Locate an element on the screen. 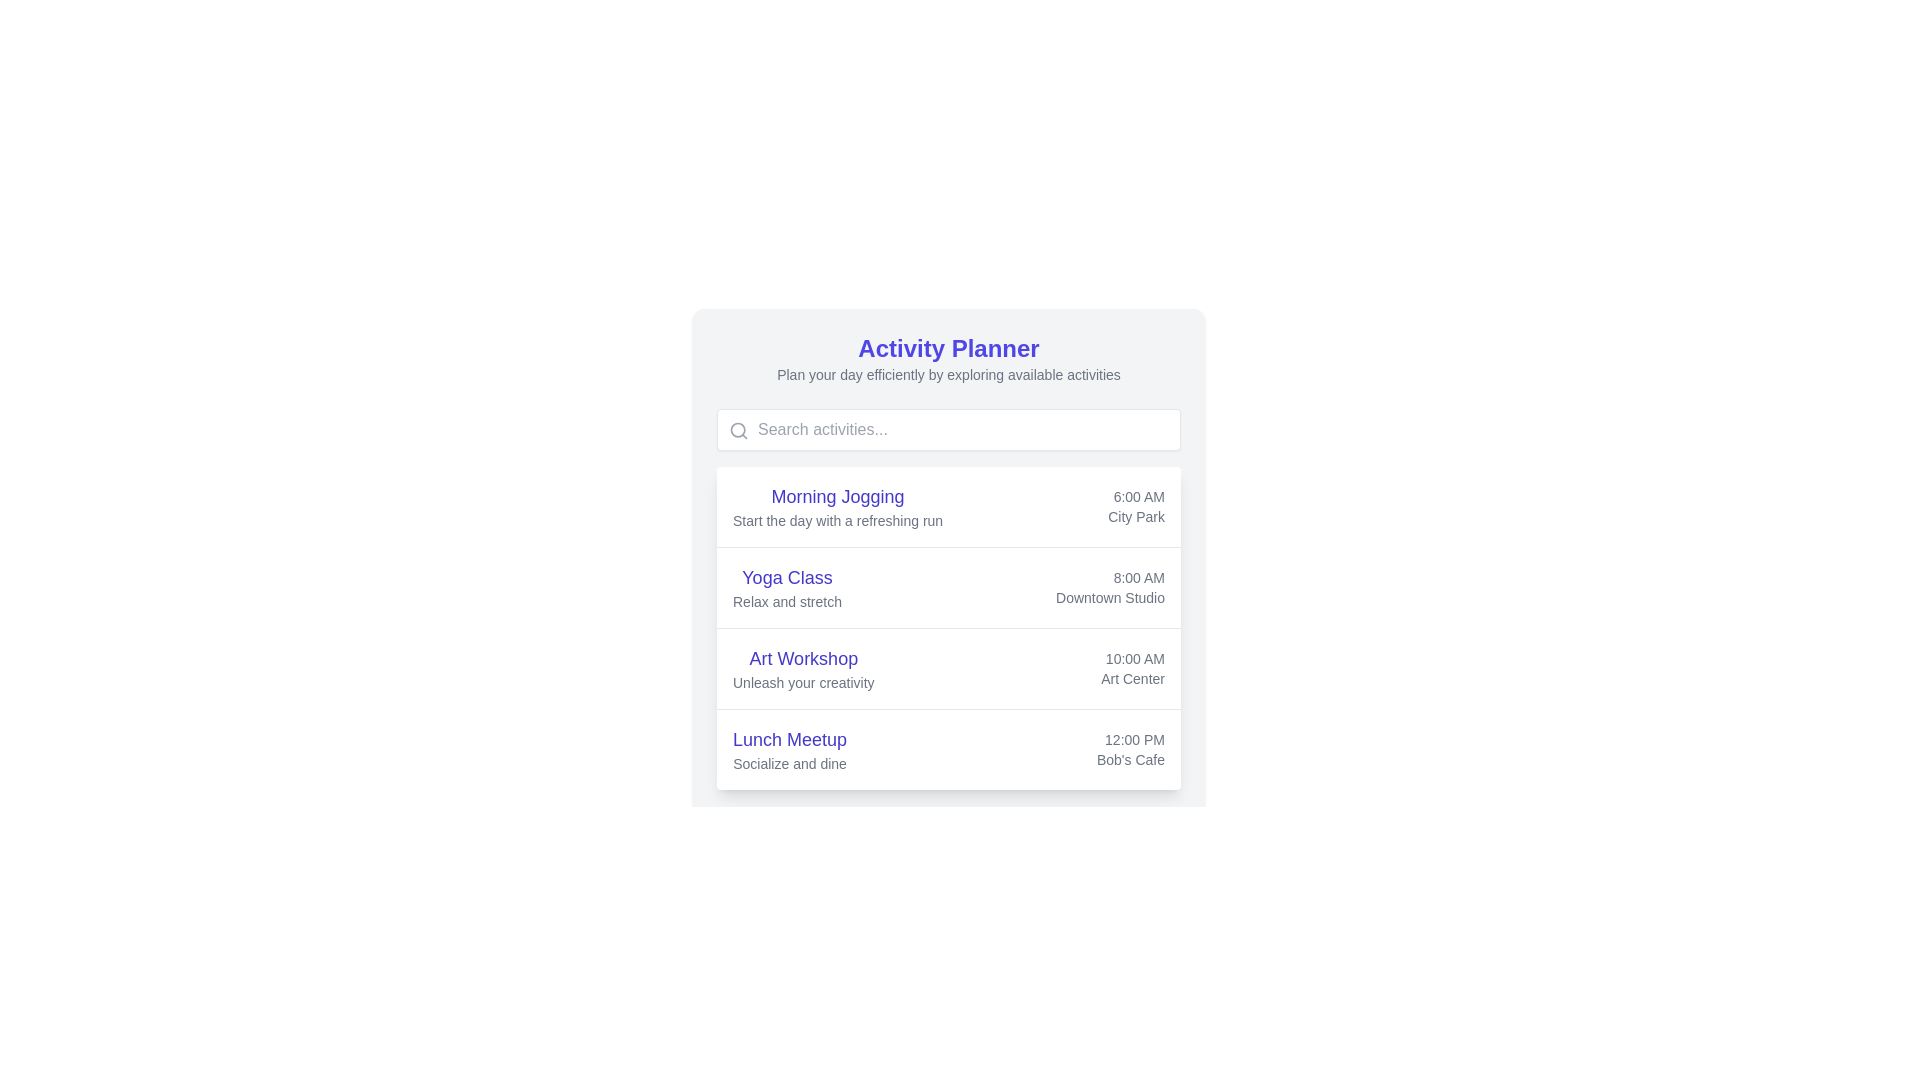 The height and width of the screenshot is (1080, 1920). the Text Label indicating the location or venue associated with an event, located at the bottom of the list of activities, aligned to the right side of the card, following the text '12:00 PM' is located at coordinates (1131, 759).